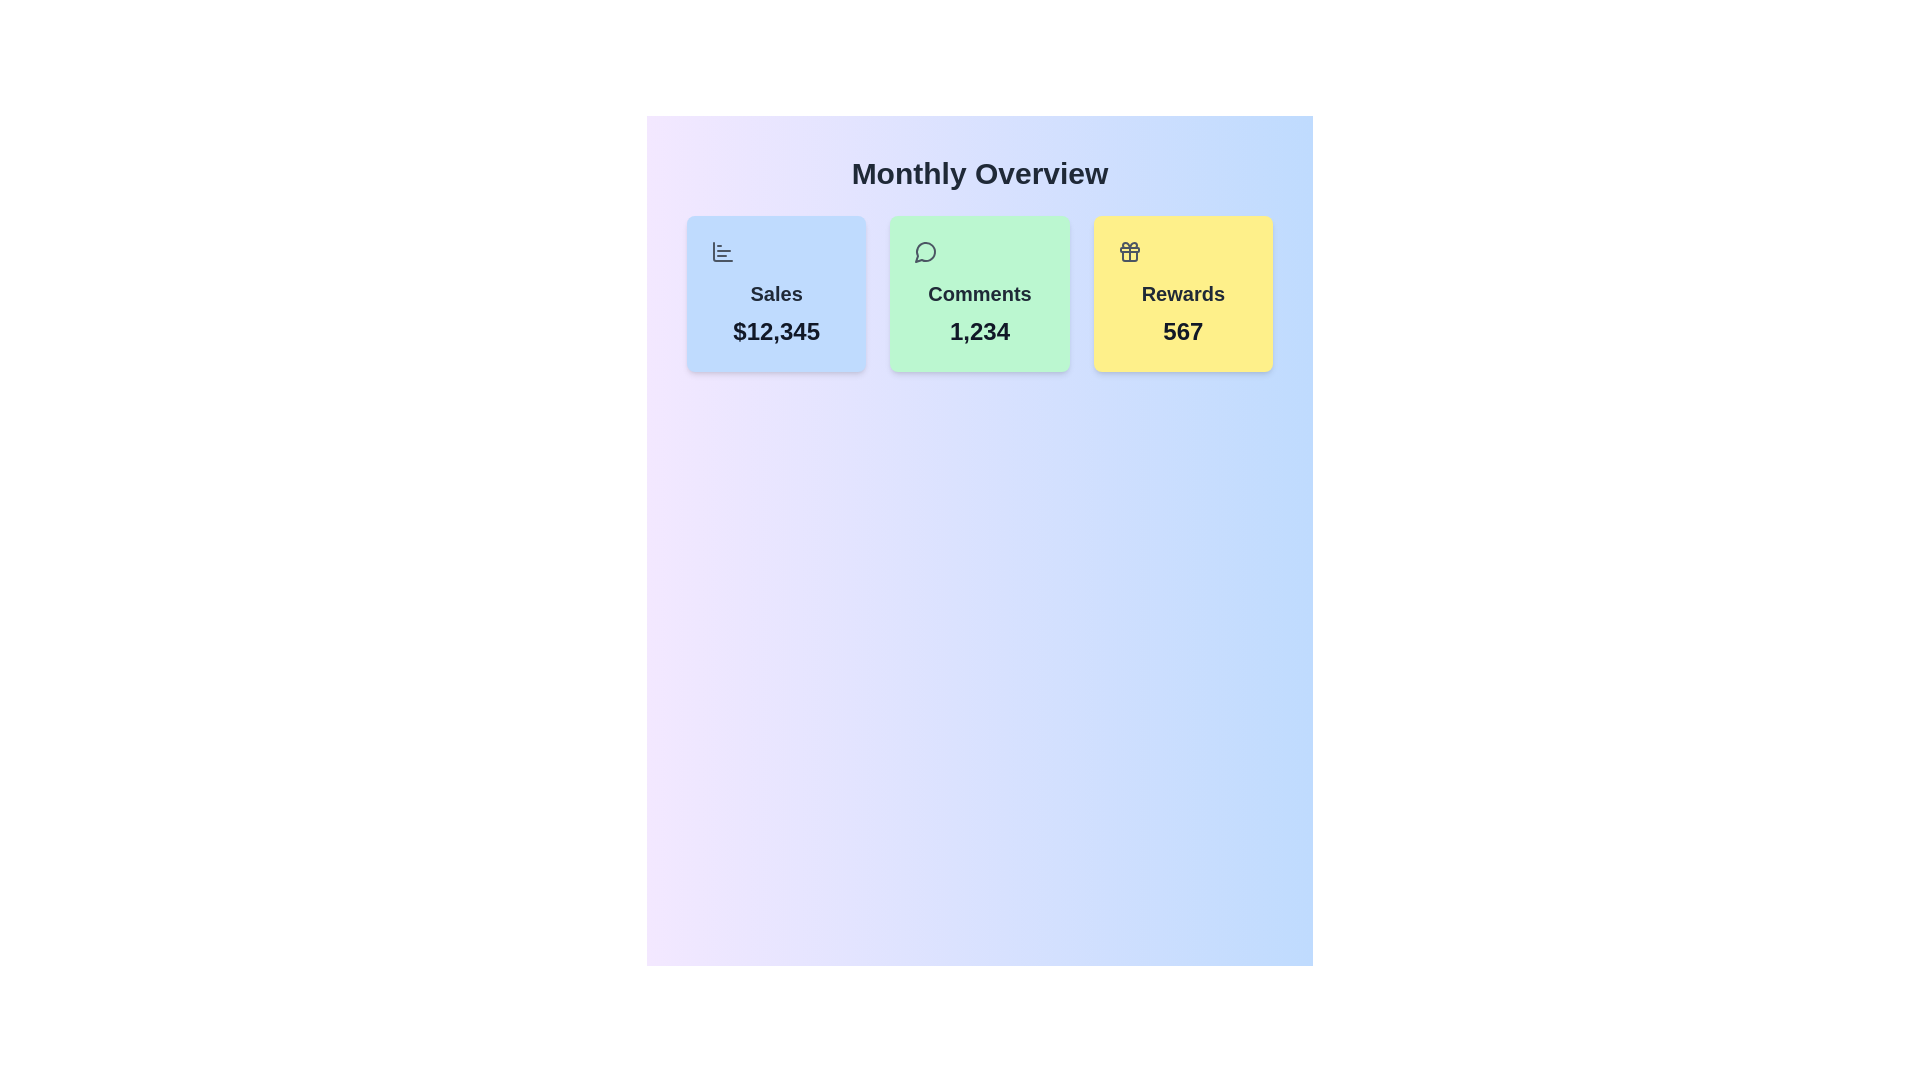  What do you see at coordinates (979, 293) in the screenshot?
I see `the static text label indicating 'Comments', which is positioned at the top of the green card in the center of a three-card horizontal layout` at bounding box center [979, 293].